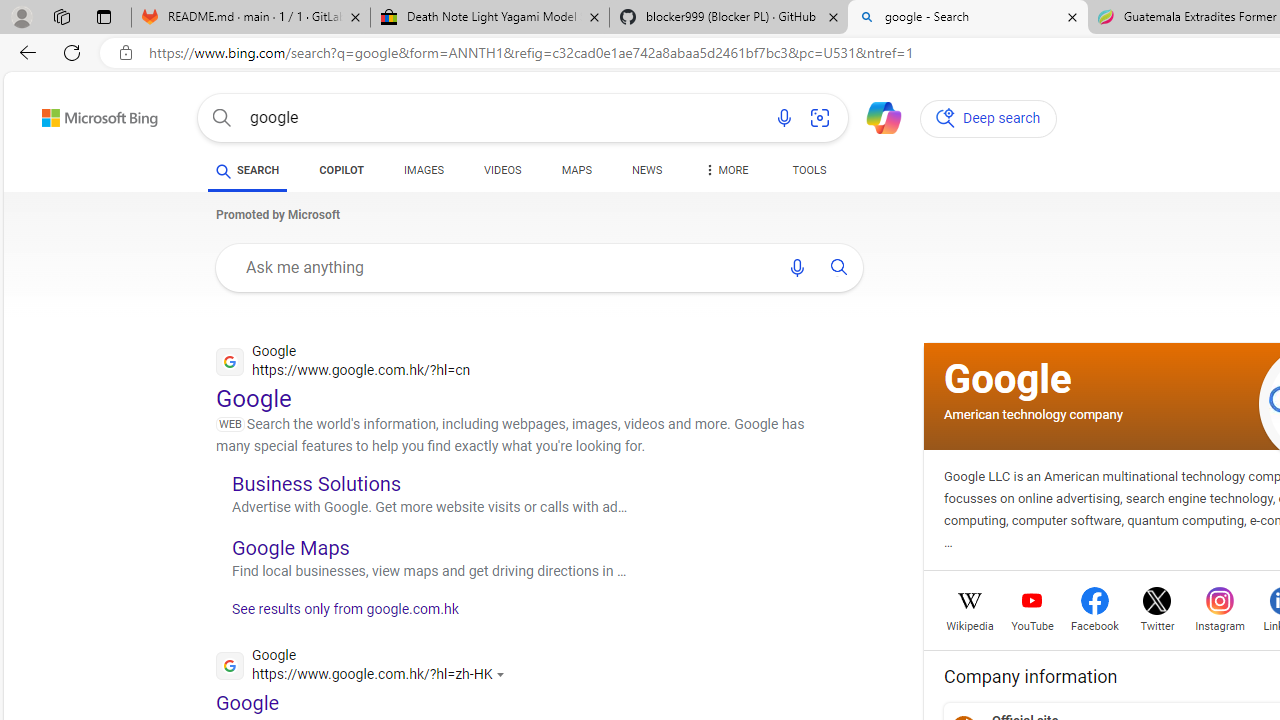 Image resolution: width=1280 pixels, height=720 pixels. Describe the element at coordinates (875, 116) in the screenshot. I see `'Chat'` at that location.